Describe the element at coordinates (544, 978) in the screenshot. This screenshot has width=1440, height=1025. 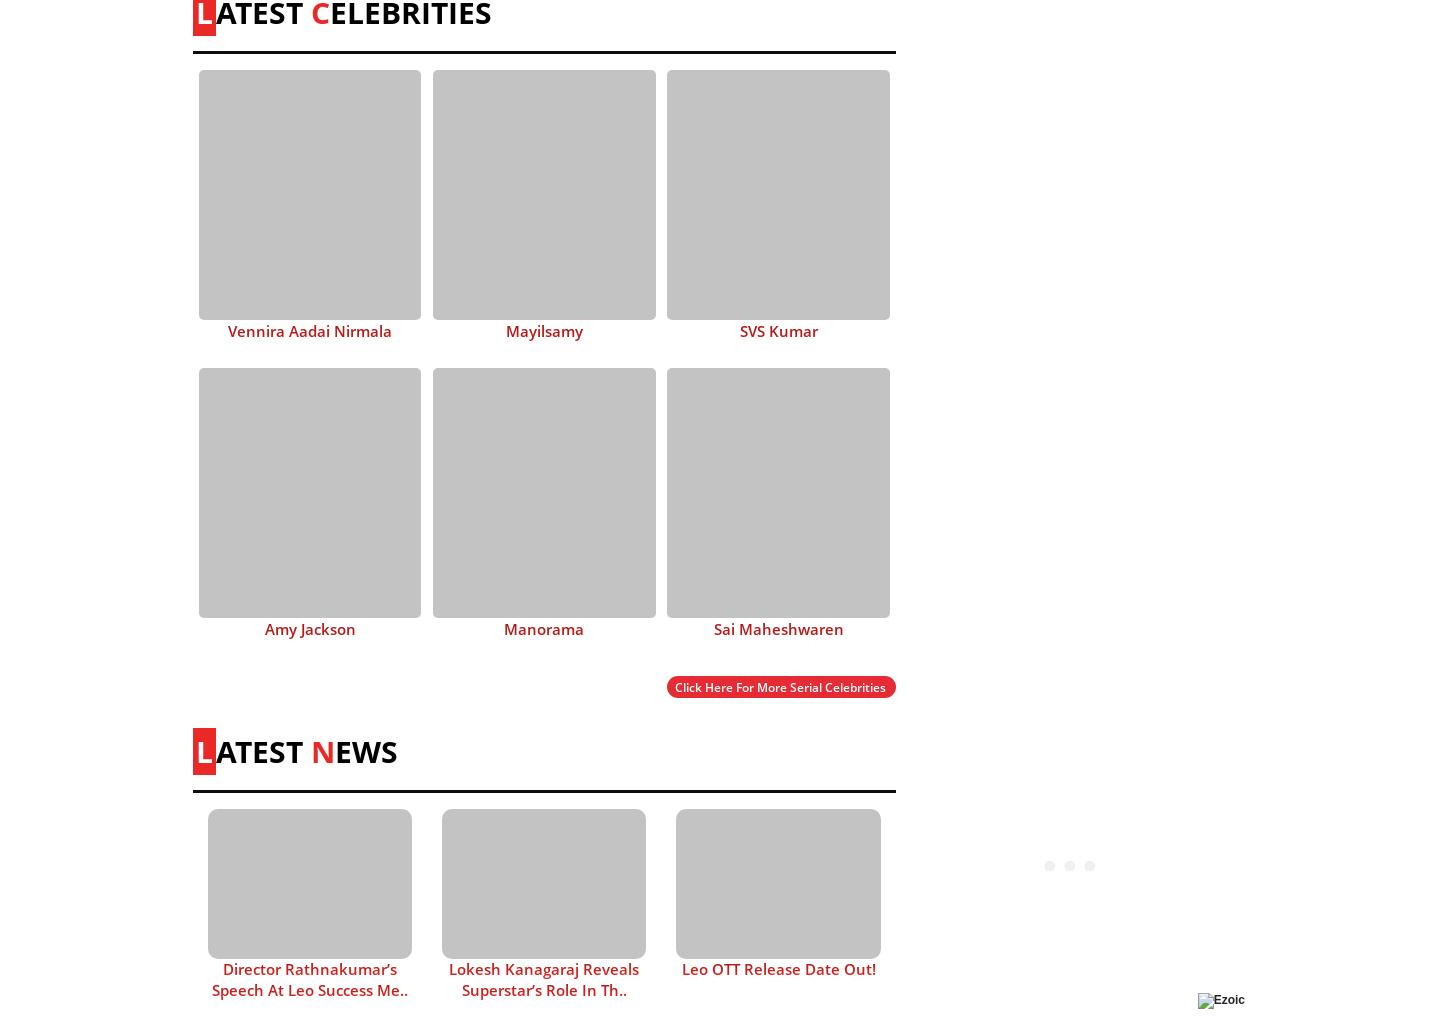
I see `'Lokesh Kanagaraj Reveals Superstar’s Role In Th..'` at that location.